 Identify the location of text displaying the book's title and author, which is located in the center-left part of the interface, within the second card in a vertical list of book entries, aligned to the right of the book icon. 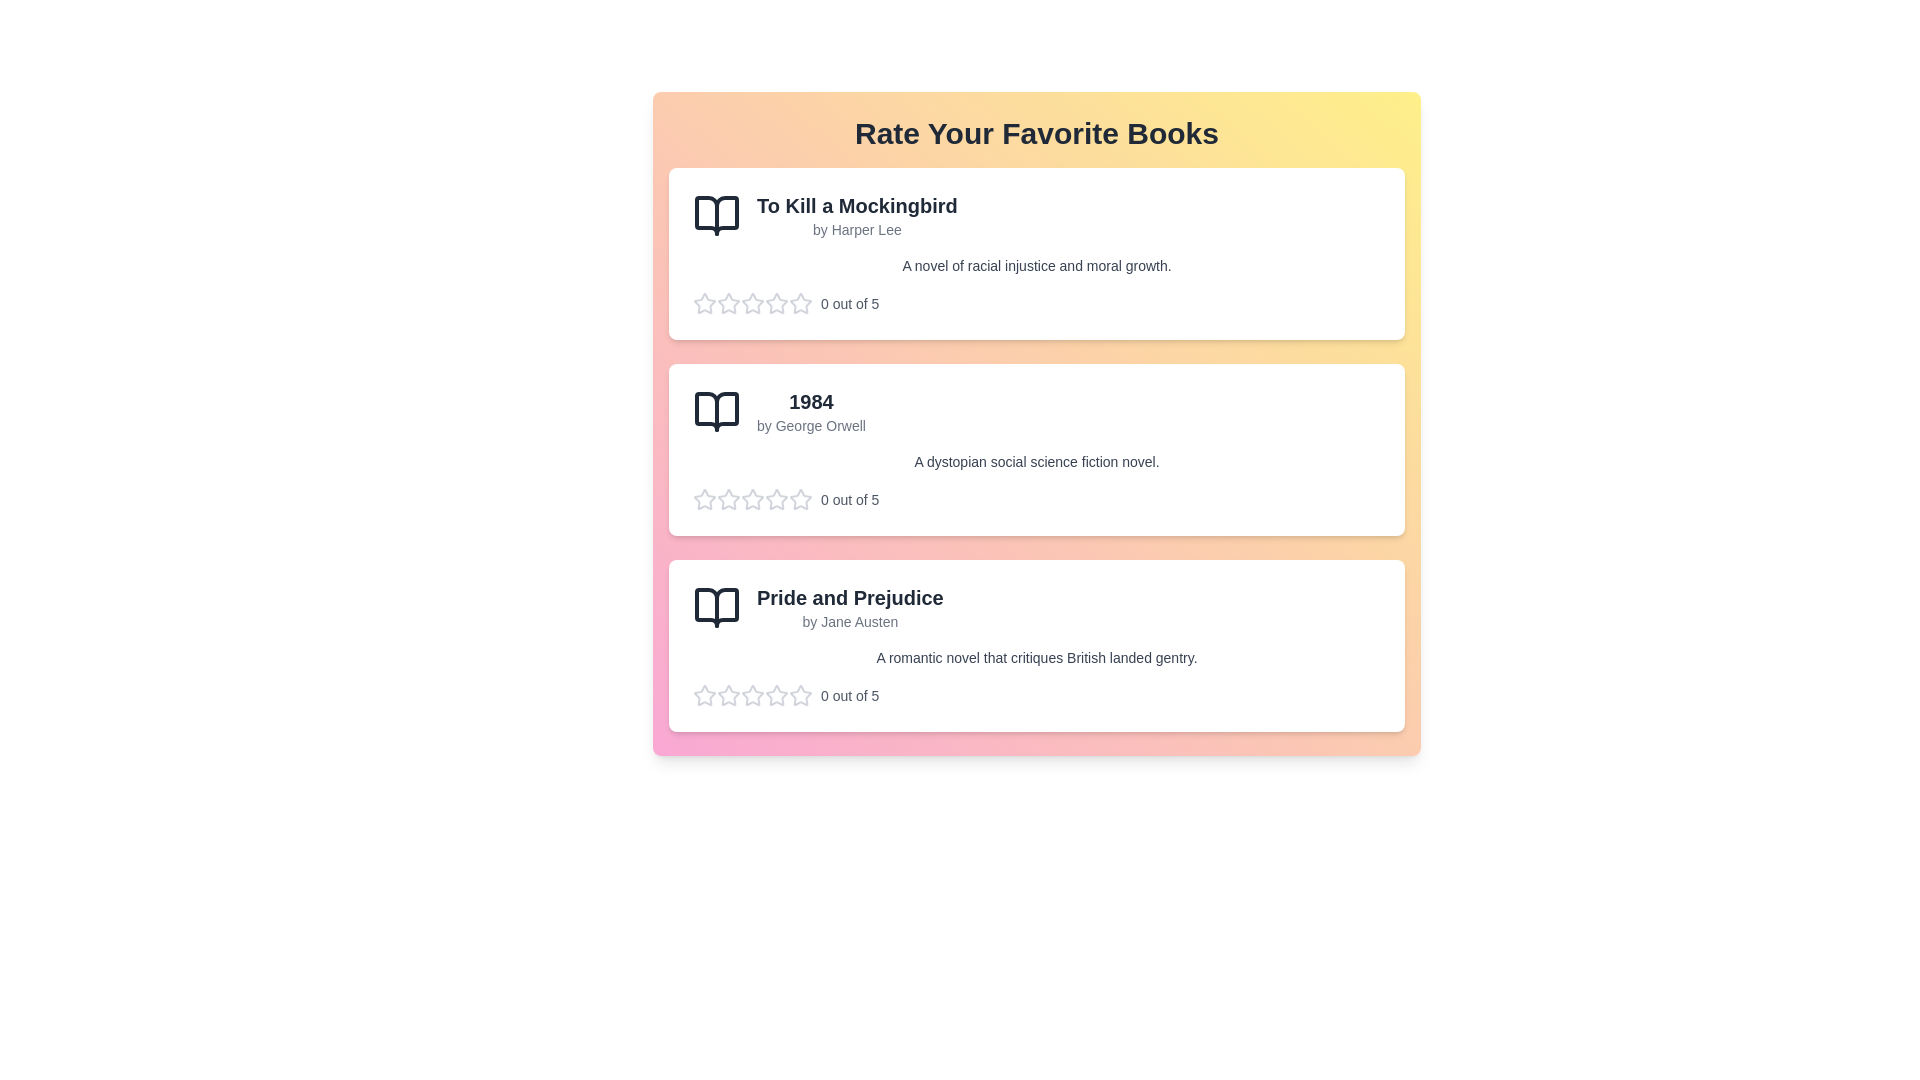
(811, 411).